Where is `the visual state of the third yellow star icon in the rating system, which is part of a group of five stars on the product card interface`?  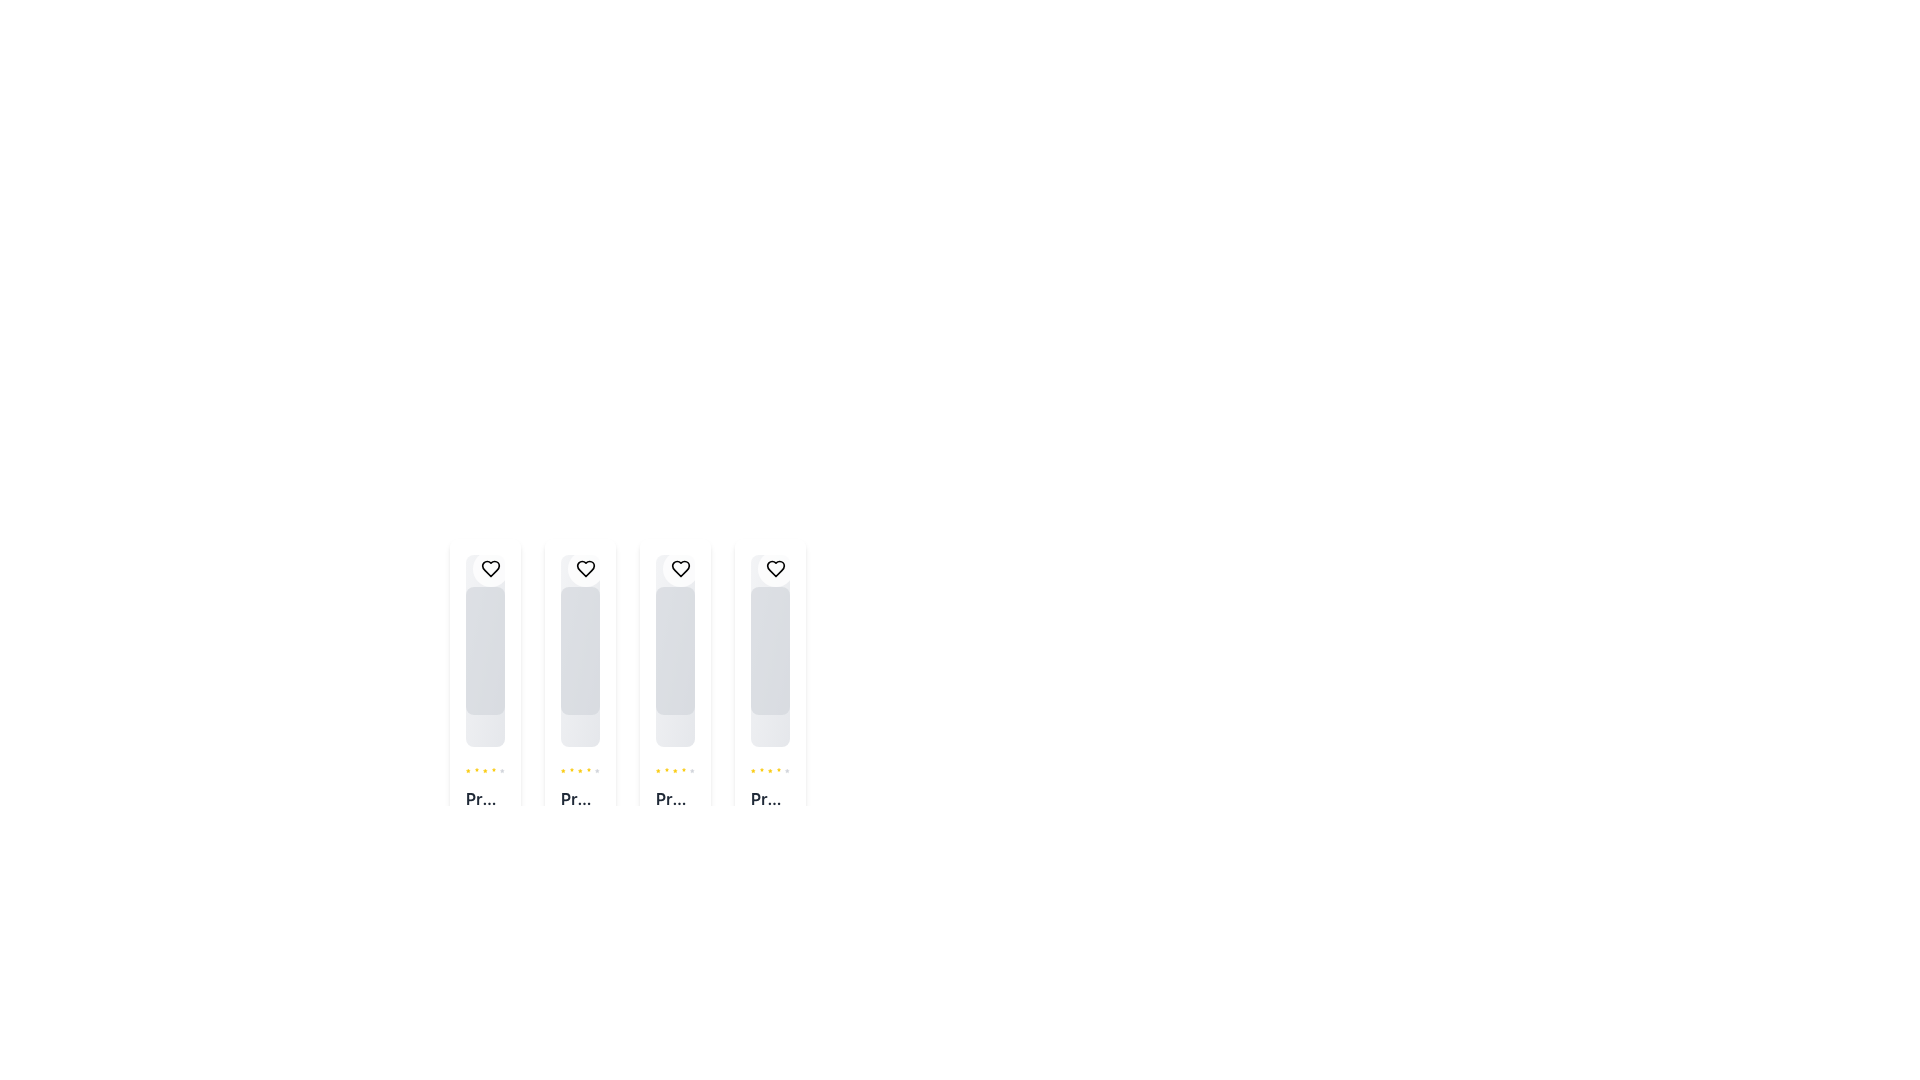 the visual state of the third yellow star icon in the rating system, which is part of a group of five stars on the product card interface is located at coordinates (570, 770).